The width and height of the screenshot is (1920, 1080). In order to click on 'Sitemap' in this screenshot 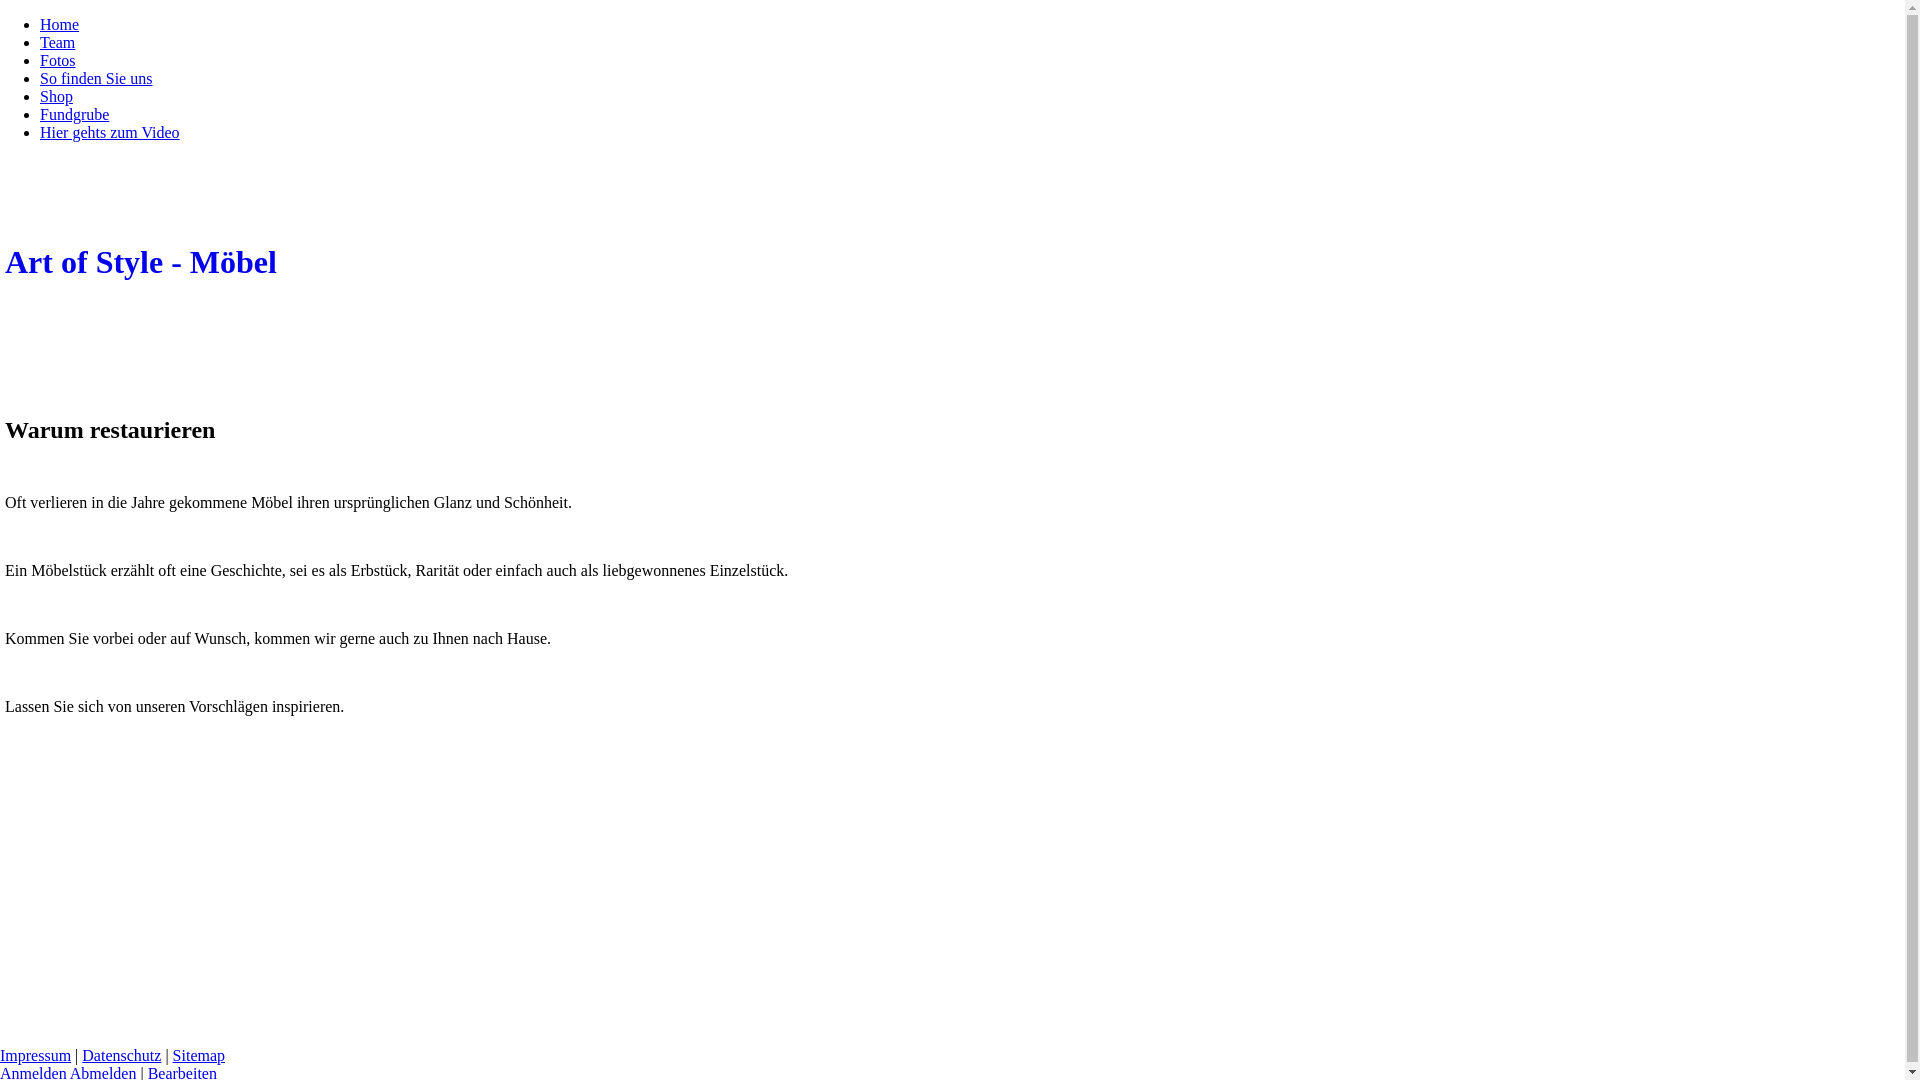, I will do `click(198, 1054)`.